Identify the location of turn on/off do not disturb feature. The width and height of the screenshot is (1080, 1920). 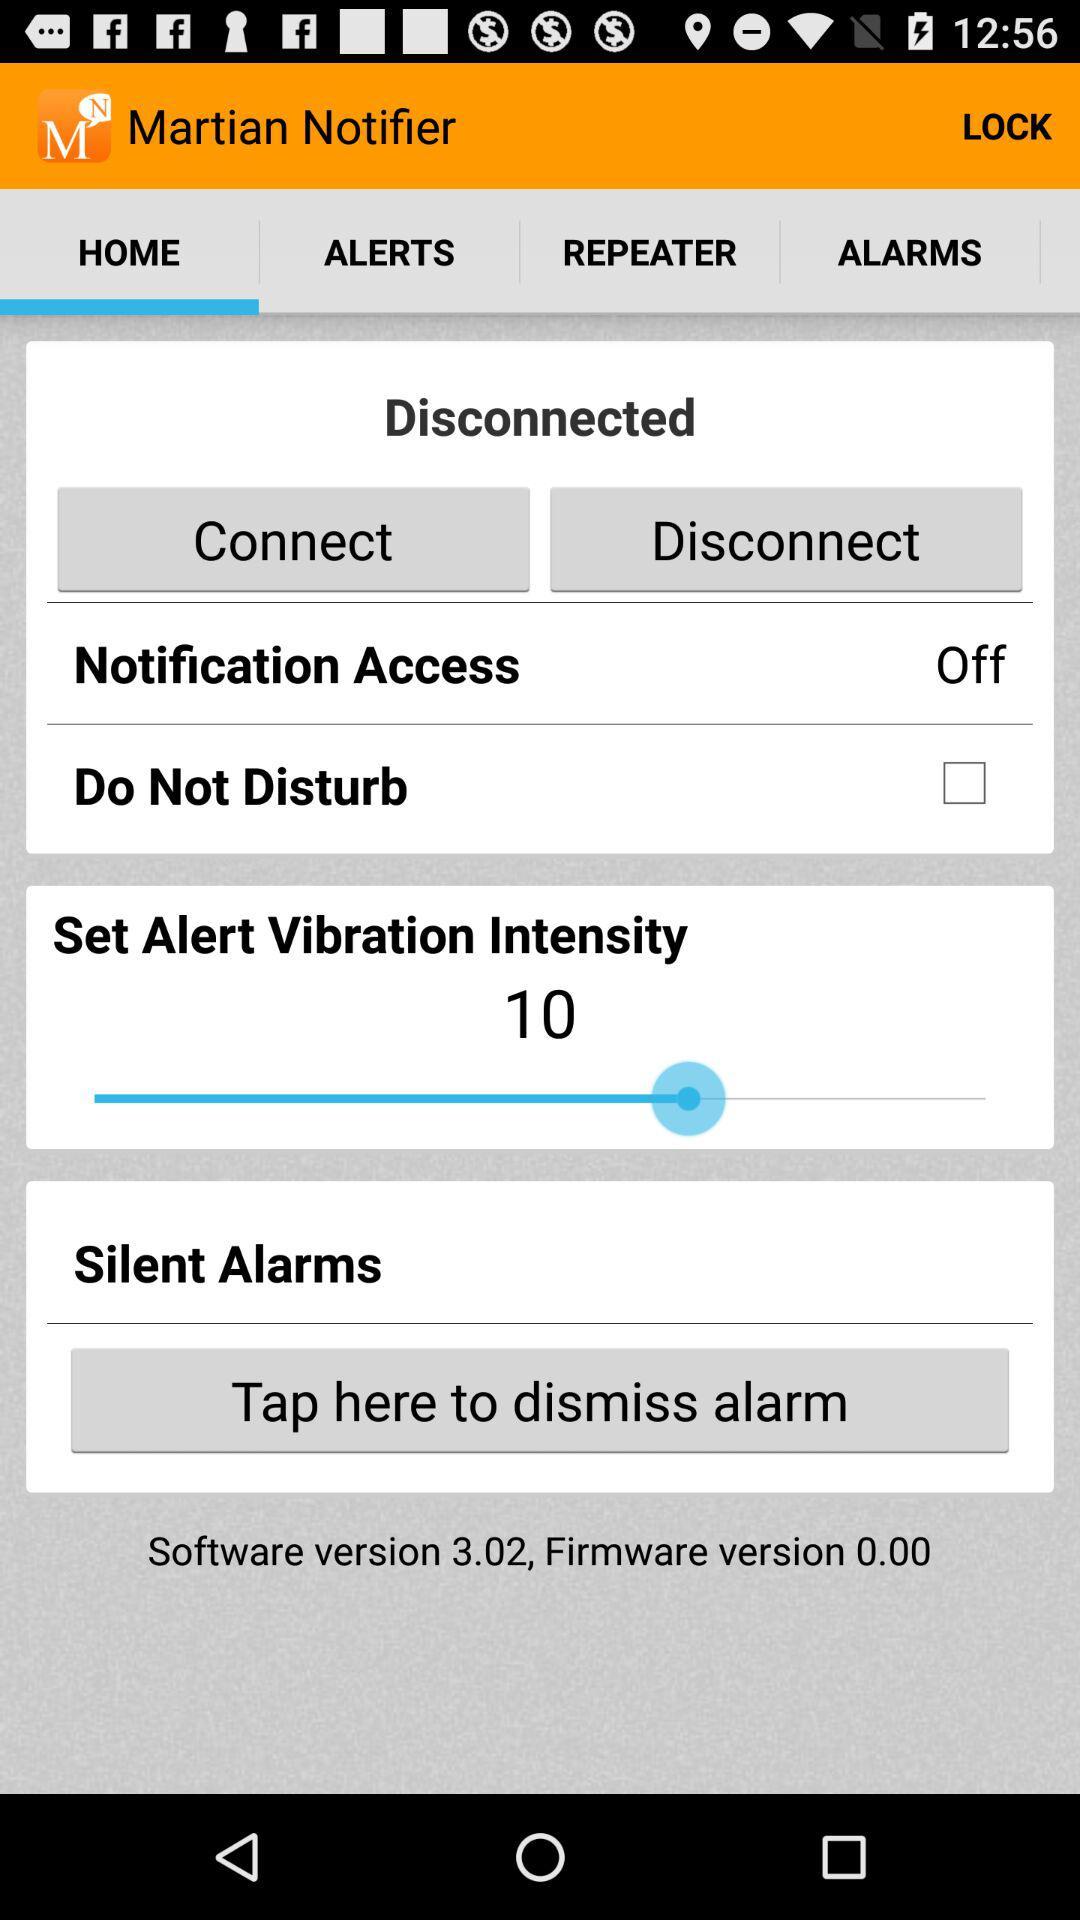
(963, 781).